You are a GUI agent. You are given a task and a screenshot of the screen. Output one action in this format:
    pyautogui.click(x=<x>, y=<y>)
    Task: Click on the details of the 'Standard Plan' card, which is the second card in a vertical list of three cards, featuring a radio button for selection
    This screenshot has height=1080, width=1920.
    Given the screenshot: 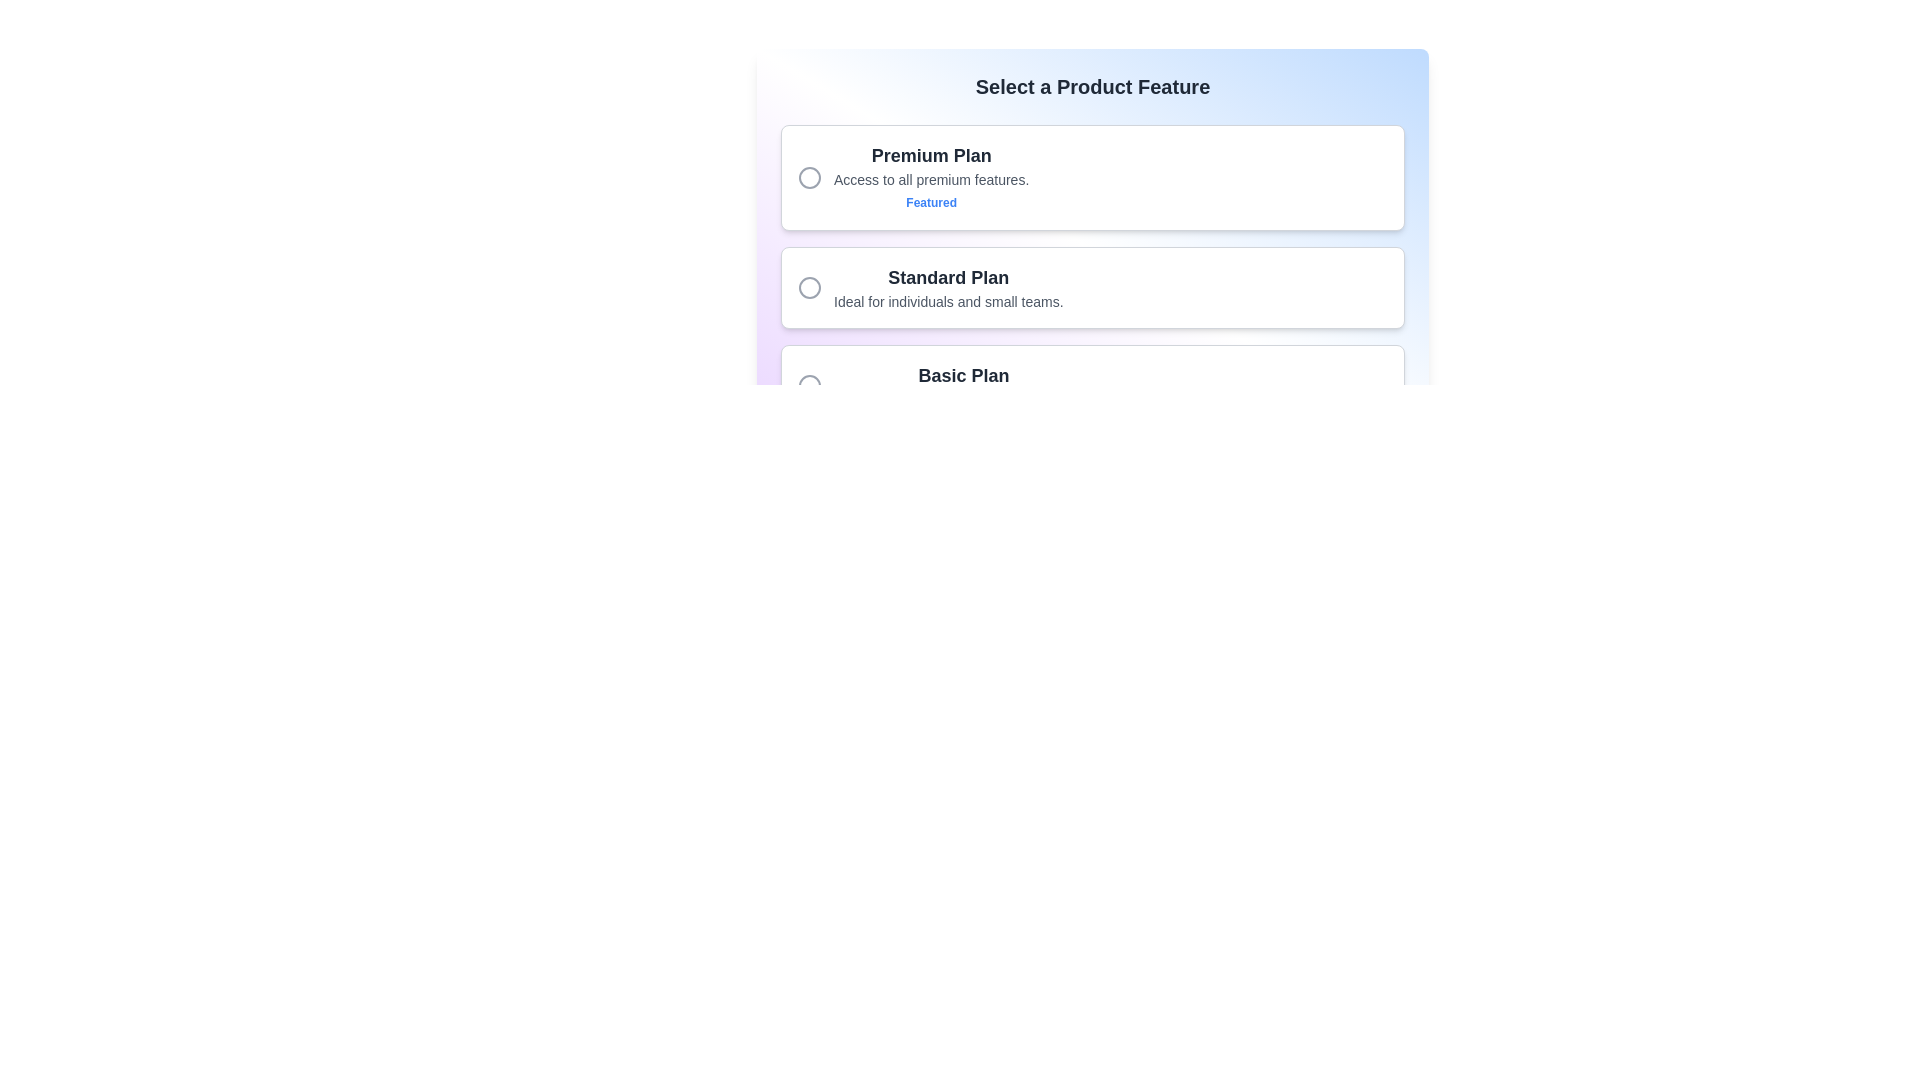 What is the action you would take?
    pyautogui.click(x=1092, y=288)
    